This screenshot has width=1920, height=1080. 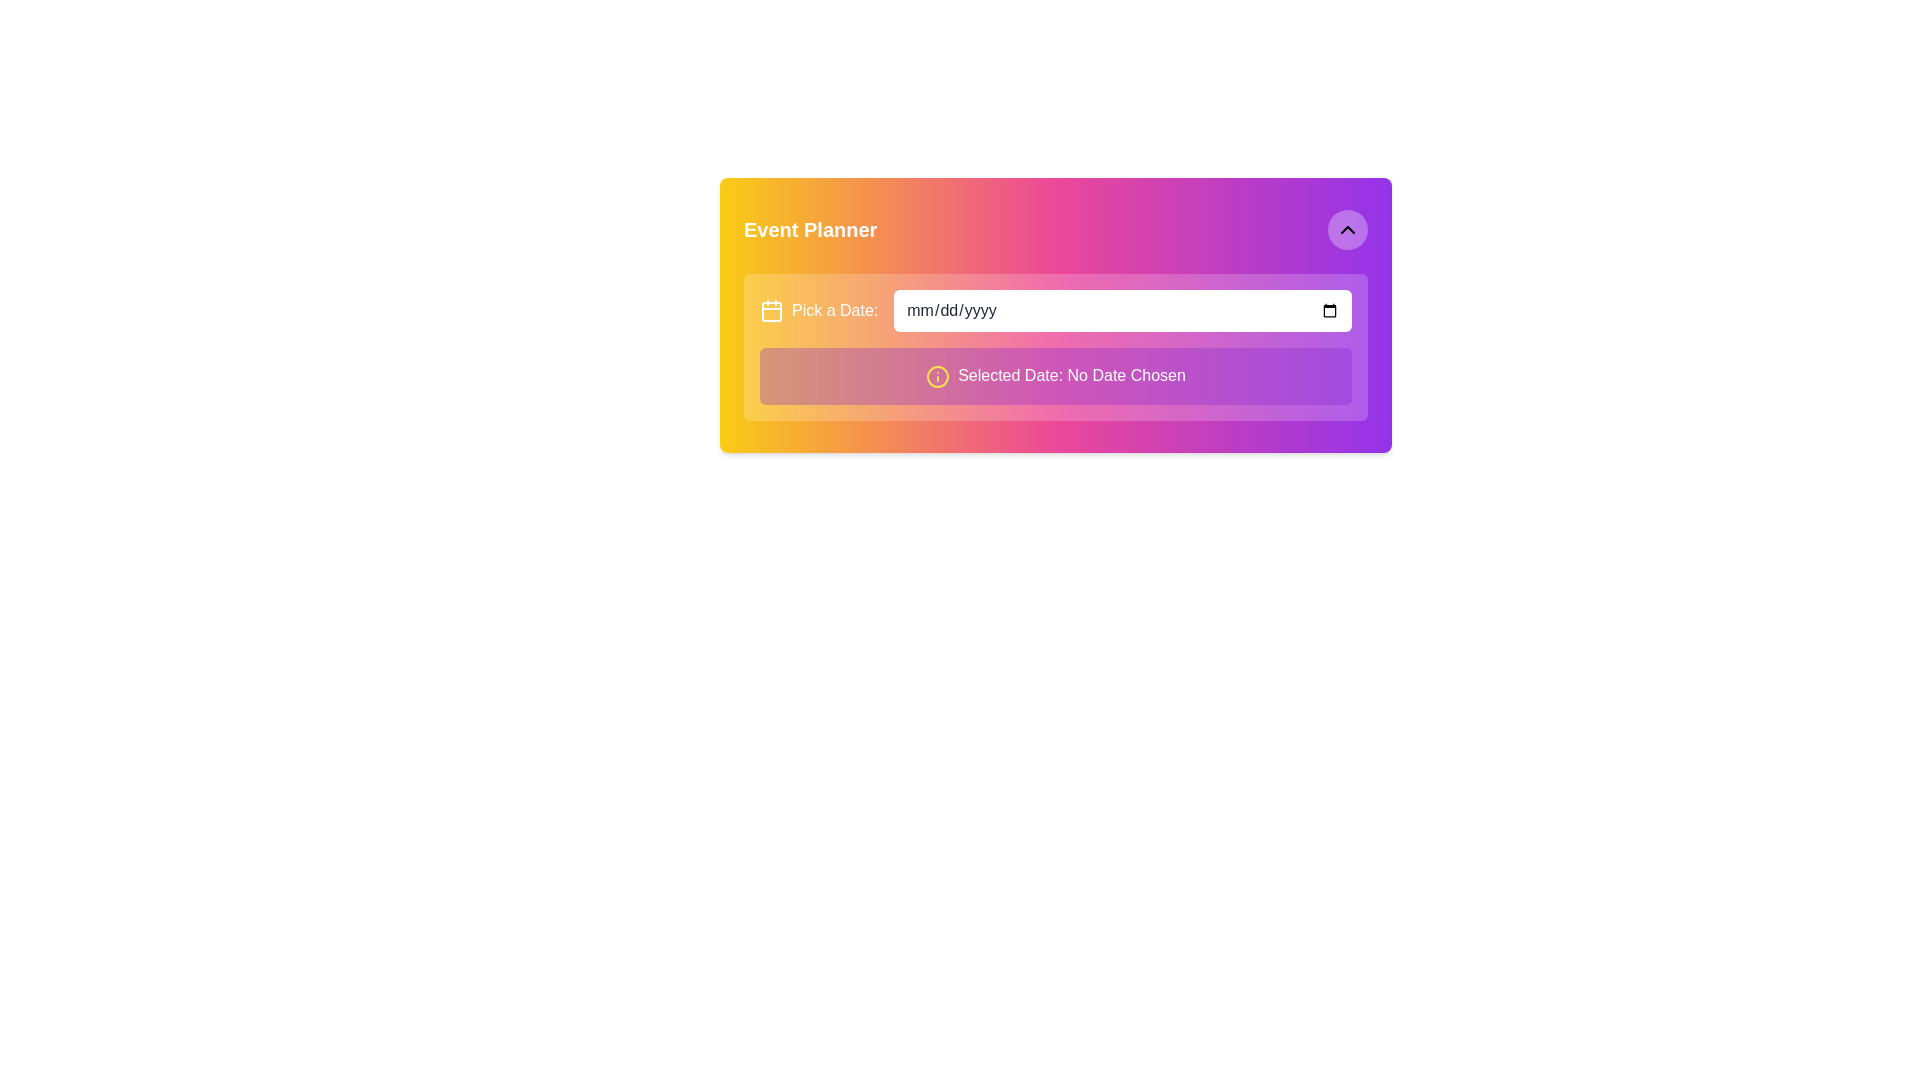 What do you see at coordinates (771, 311) in the screenshot?
I see `the date-picking icon located to the left of the text 'Pick a Date:' in the 'Event Planner' dialog box` at bounding box center [771, 311].